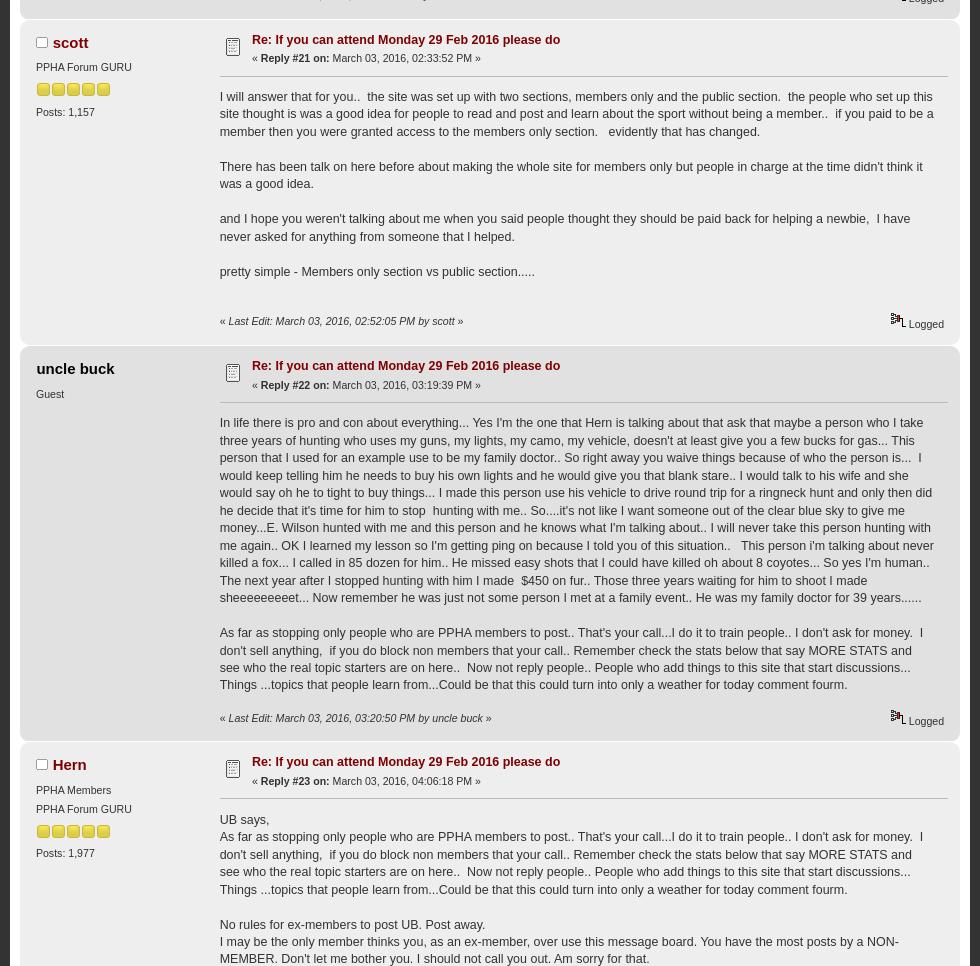 Image resolution: width=980 pixels, height=966 pixels. What do you see at coordinates (405, 780) in the screenshot?
I see `'March 03, 2016, 04:06:18 PM »'` at bounding box center [405, 780].